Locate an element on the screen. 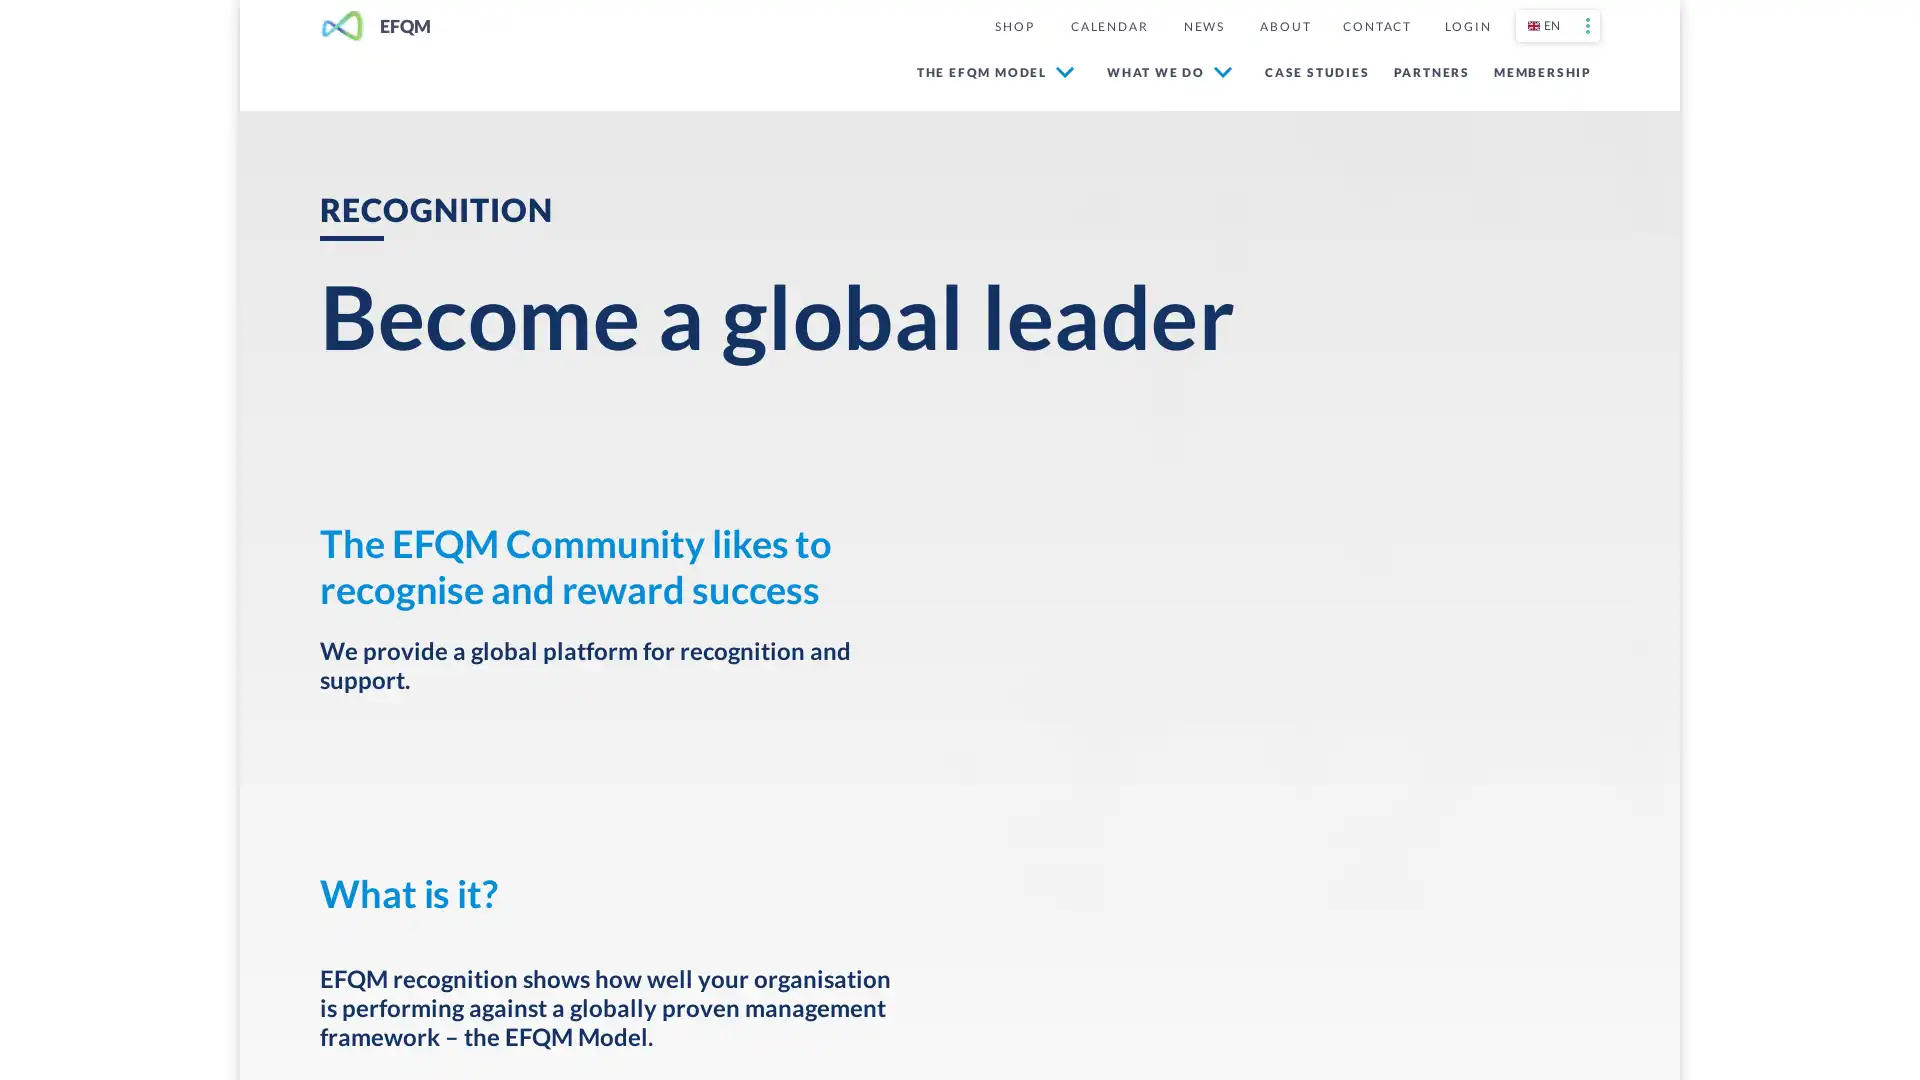 The width and height of the screenshot is (1920, 1080). ABOUT is located at coordinates (1285, 26).